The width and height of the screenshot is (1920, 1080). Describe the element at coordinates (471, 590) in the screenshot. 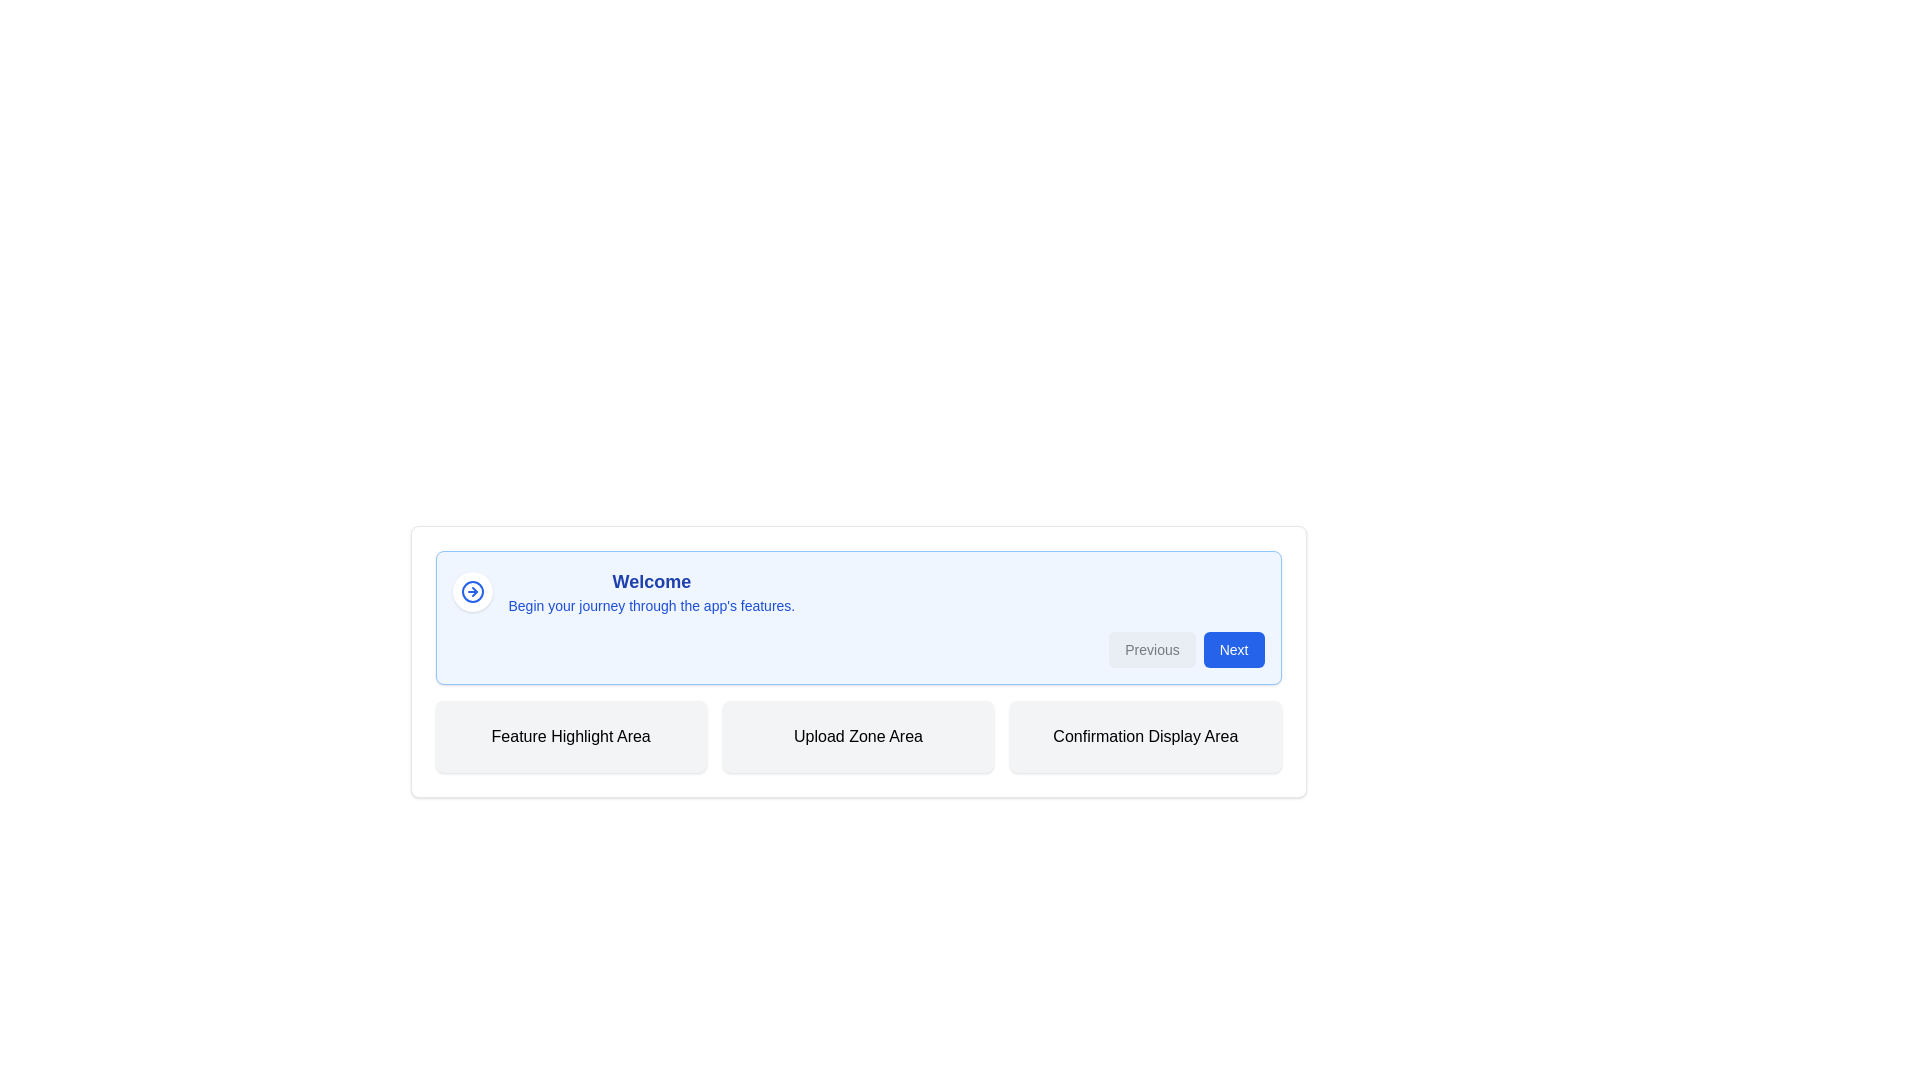

I see `the circular button with a blue arrow icon on a white background, located to the left of the 'Welcome' text` at that location.